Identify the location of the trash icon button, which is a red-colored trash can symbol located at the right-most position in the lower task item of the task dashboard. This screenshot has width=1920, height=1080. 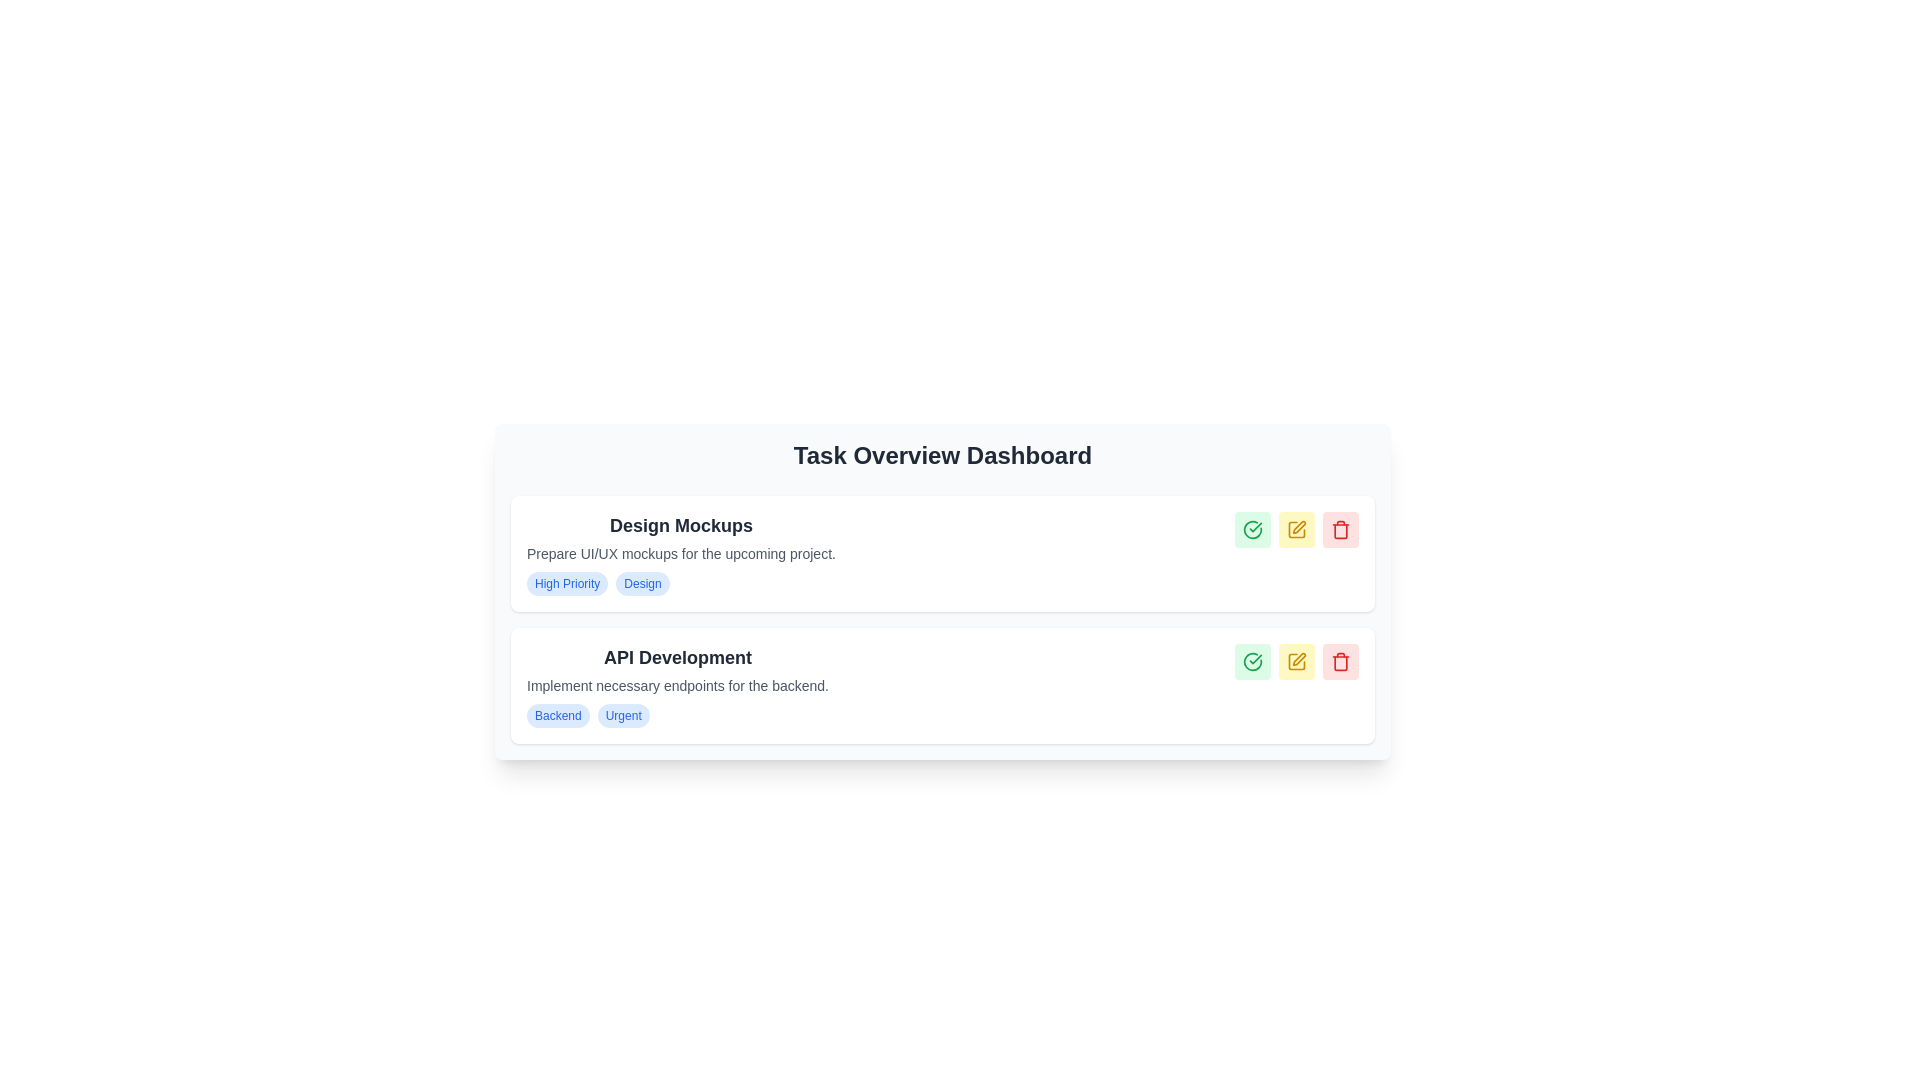
(1340, 528).